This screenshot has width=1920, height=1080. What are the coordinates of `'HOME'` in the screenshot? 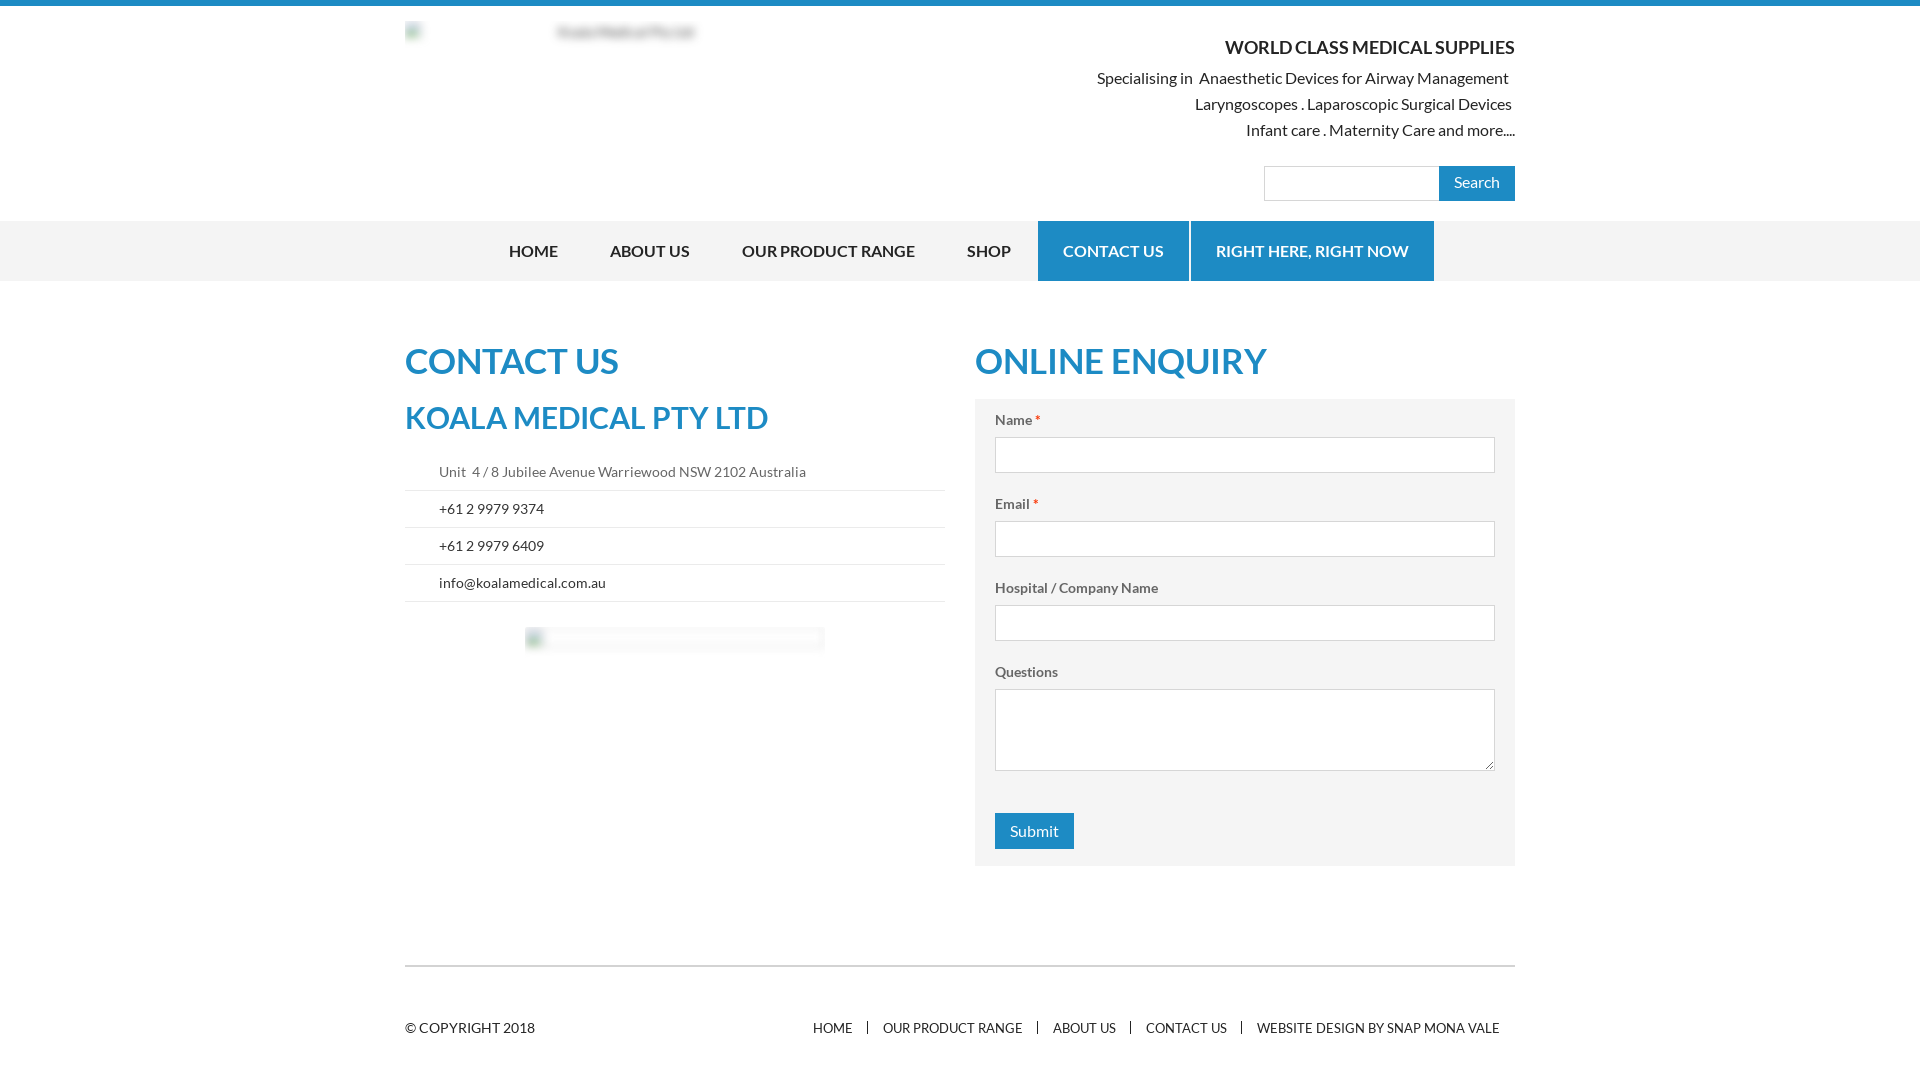 It's located at (833, 1028).